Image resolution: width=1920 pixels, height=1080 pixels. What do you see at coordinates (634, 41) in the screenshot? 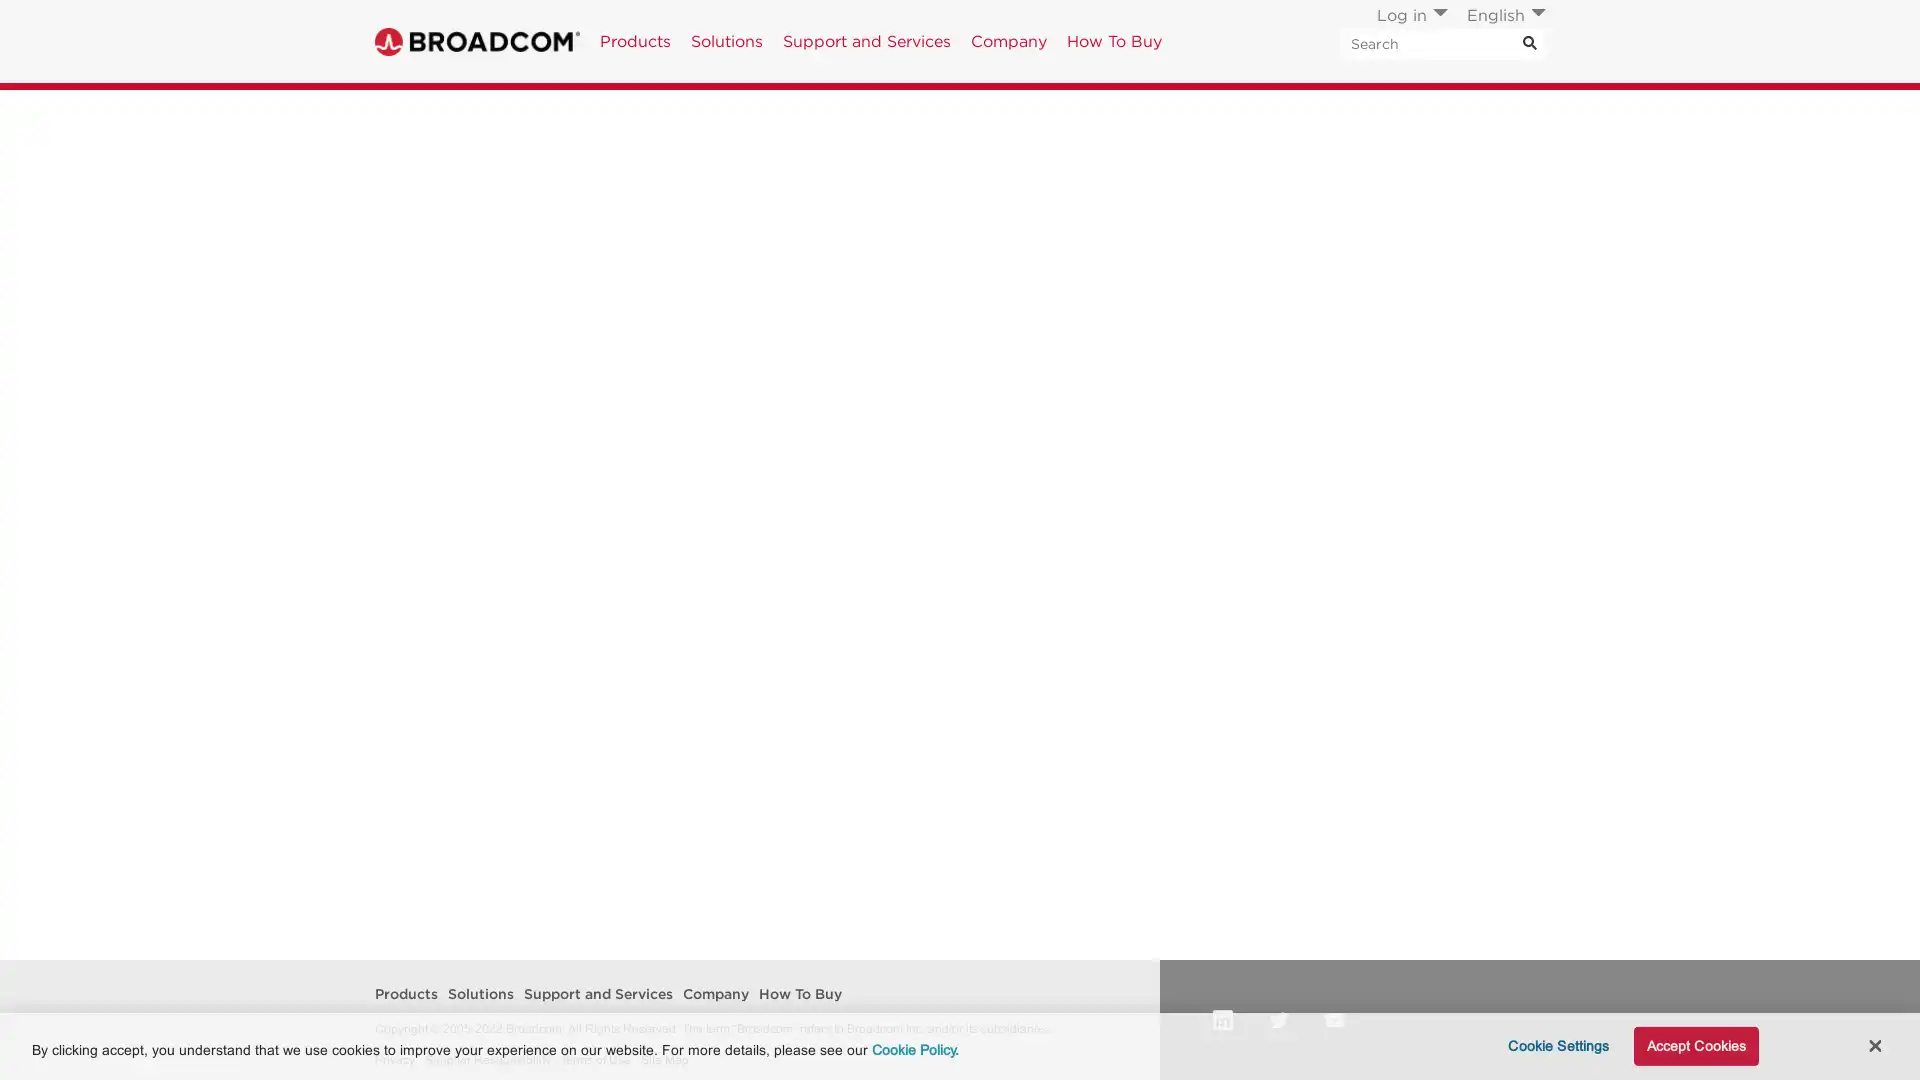
I see `Products` at bounding box center [634, 41].